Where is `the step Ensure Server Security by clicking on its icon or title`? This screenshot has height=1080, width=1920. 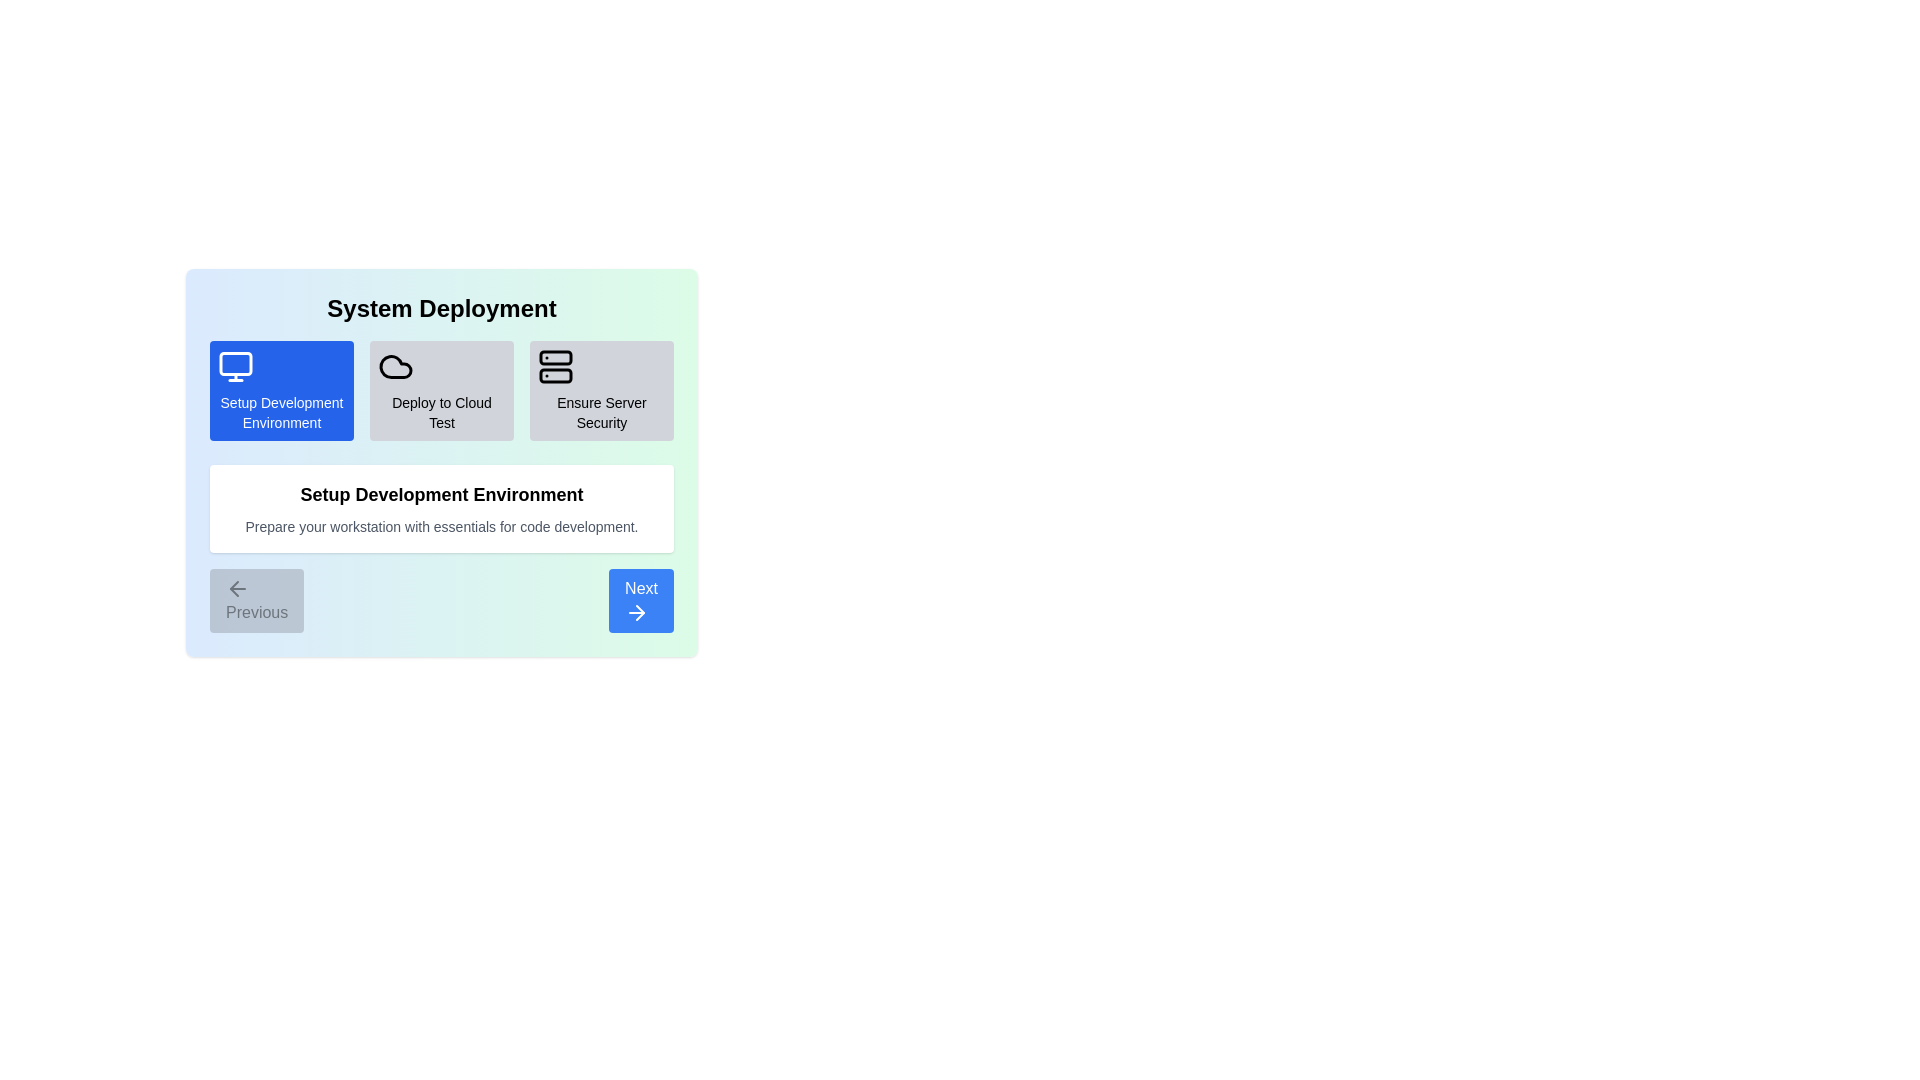 the step Ensure Server Security by clicking on its icon or title is located at coordinates (600, 390).